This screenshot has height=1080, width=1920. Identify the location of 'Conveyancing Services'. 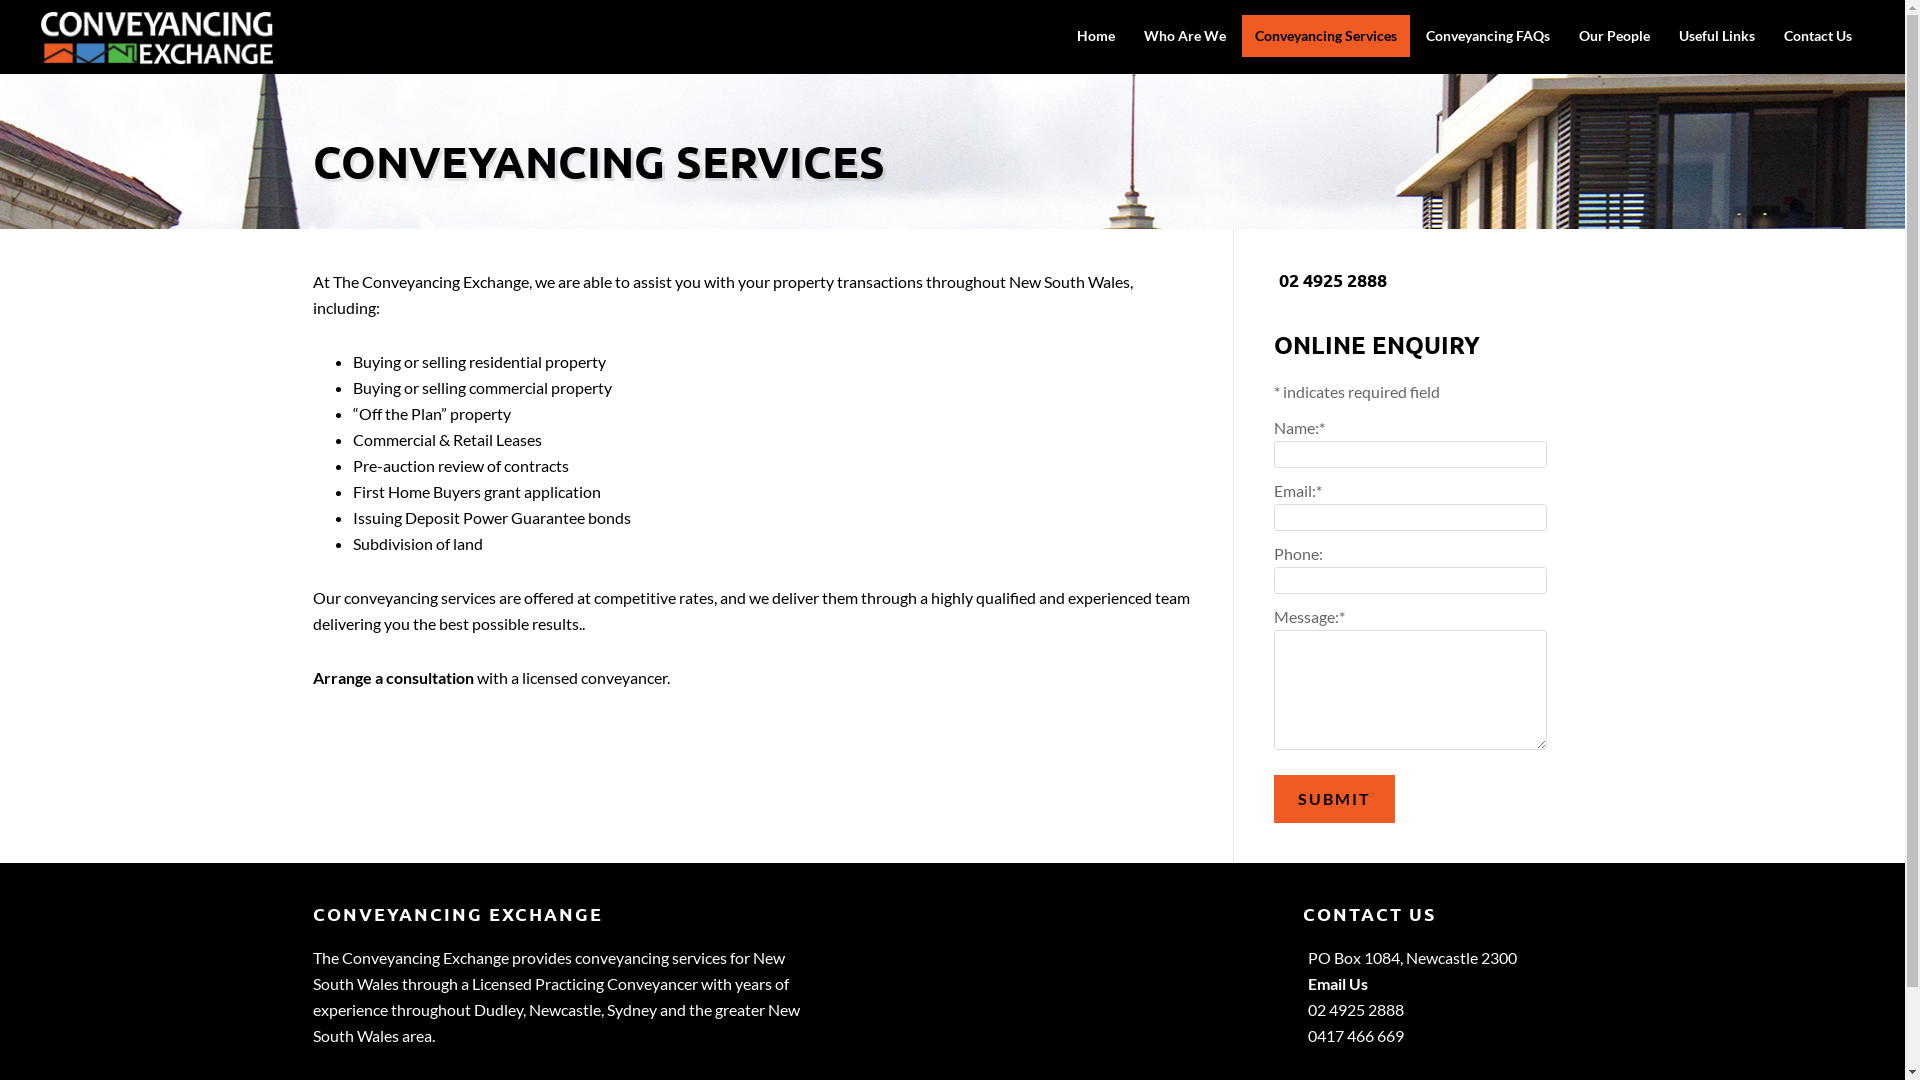
(1325, 35).